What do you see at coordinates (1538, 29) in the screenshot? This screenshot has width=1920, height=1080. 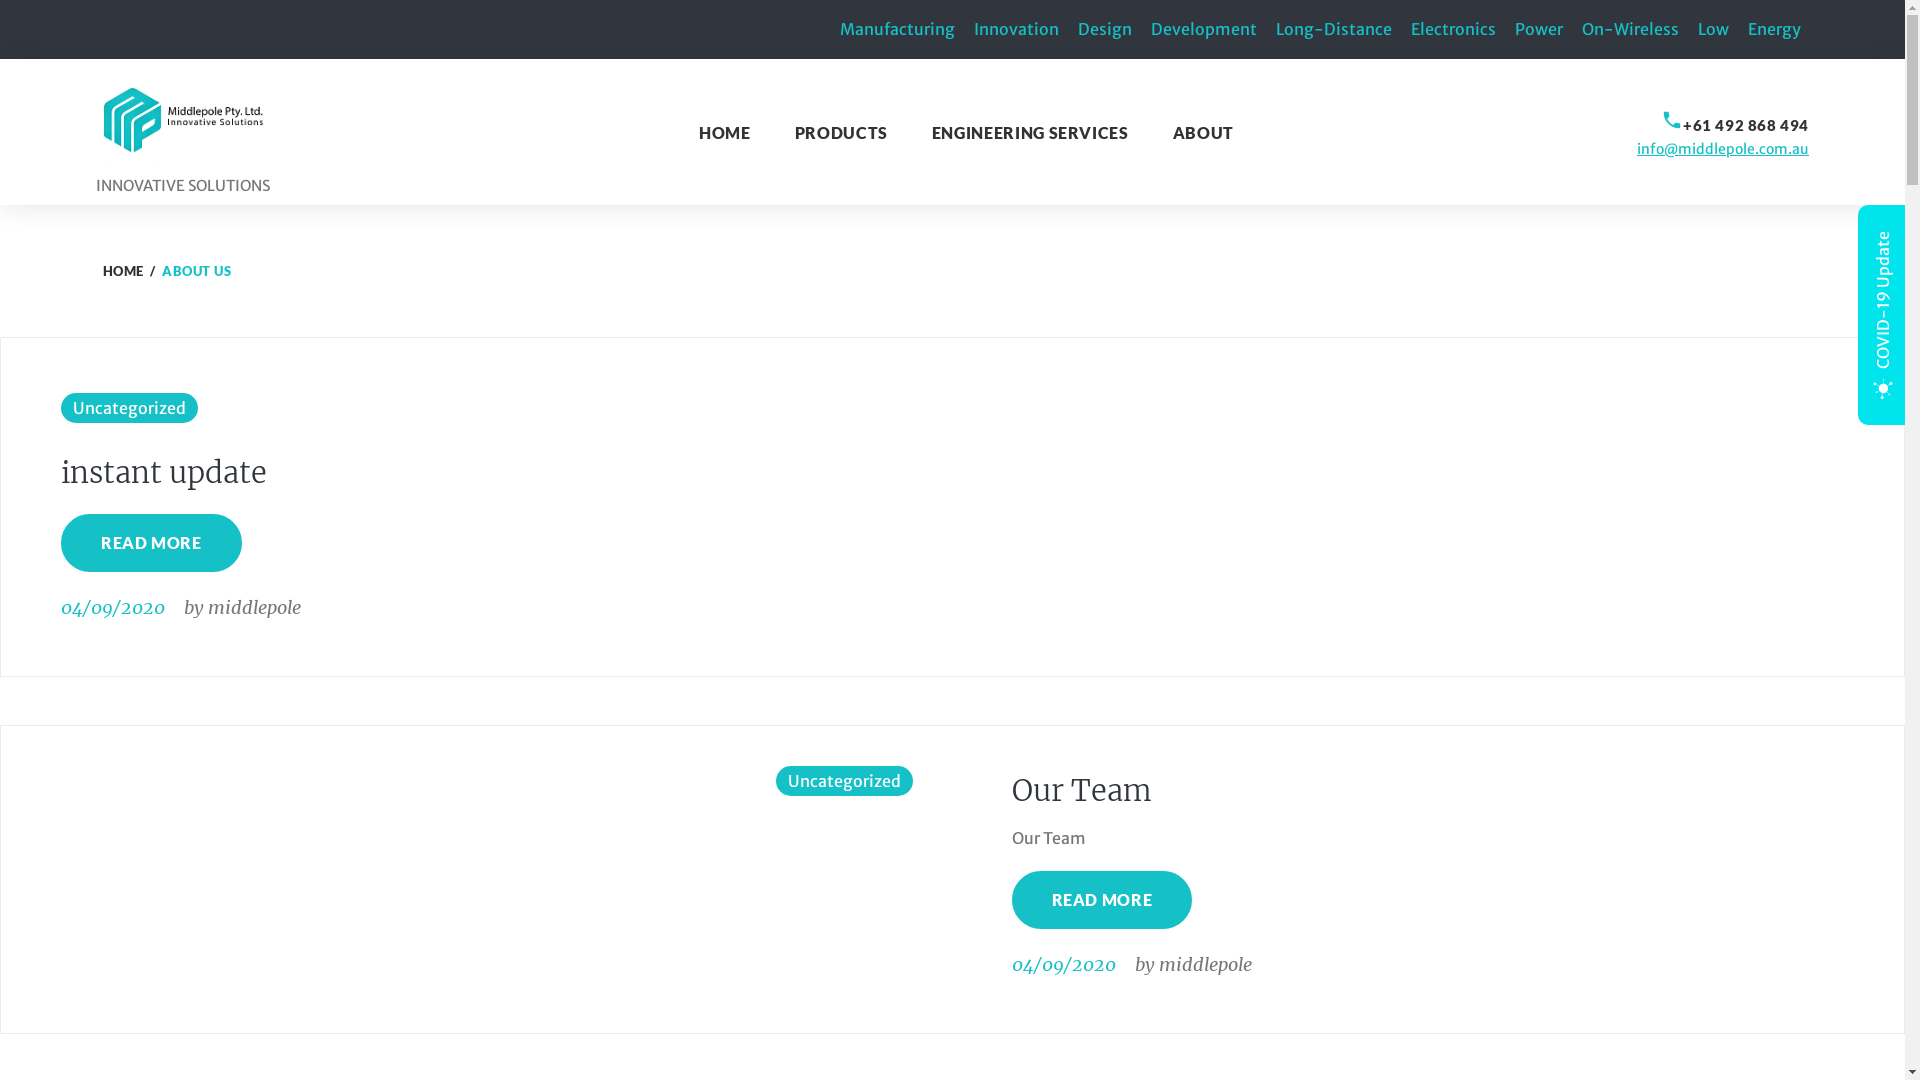 I see `'Power'` at bounding box center [1538, 29].